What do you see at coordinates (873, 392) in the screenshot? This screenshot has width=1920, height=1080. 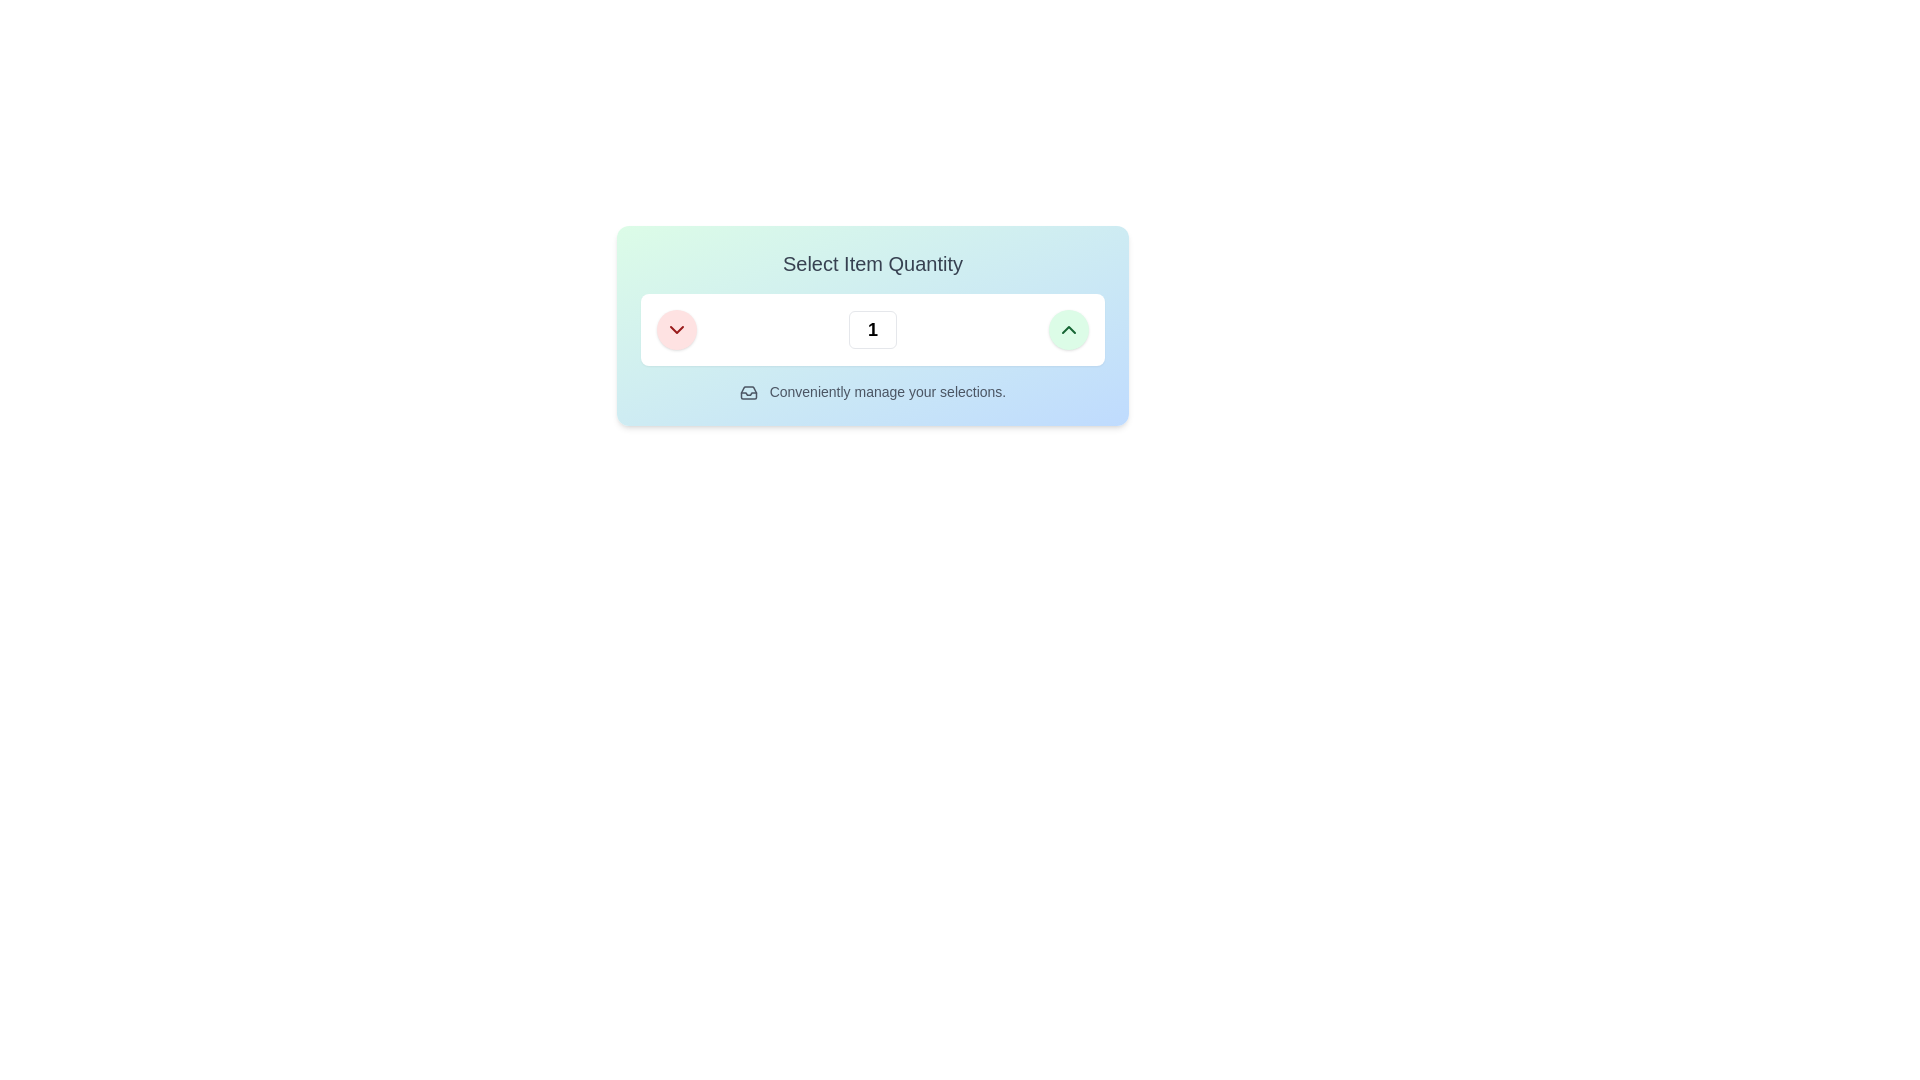 I see `the static text element reading 'Conveniently manage your selections.' which is styled in a small gray font and located below the quantity selector within a blue to green gradient background` at bounding box center [873, 392].